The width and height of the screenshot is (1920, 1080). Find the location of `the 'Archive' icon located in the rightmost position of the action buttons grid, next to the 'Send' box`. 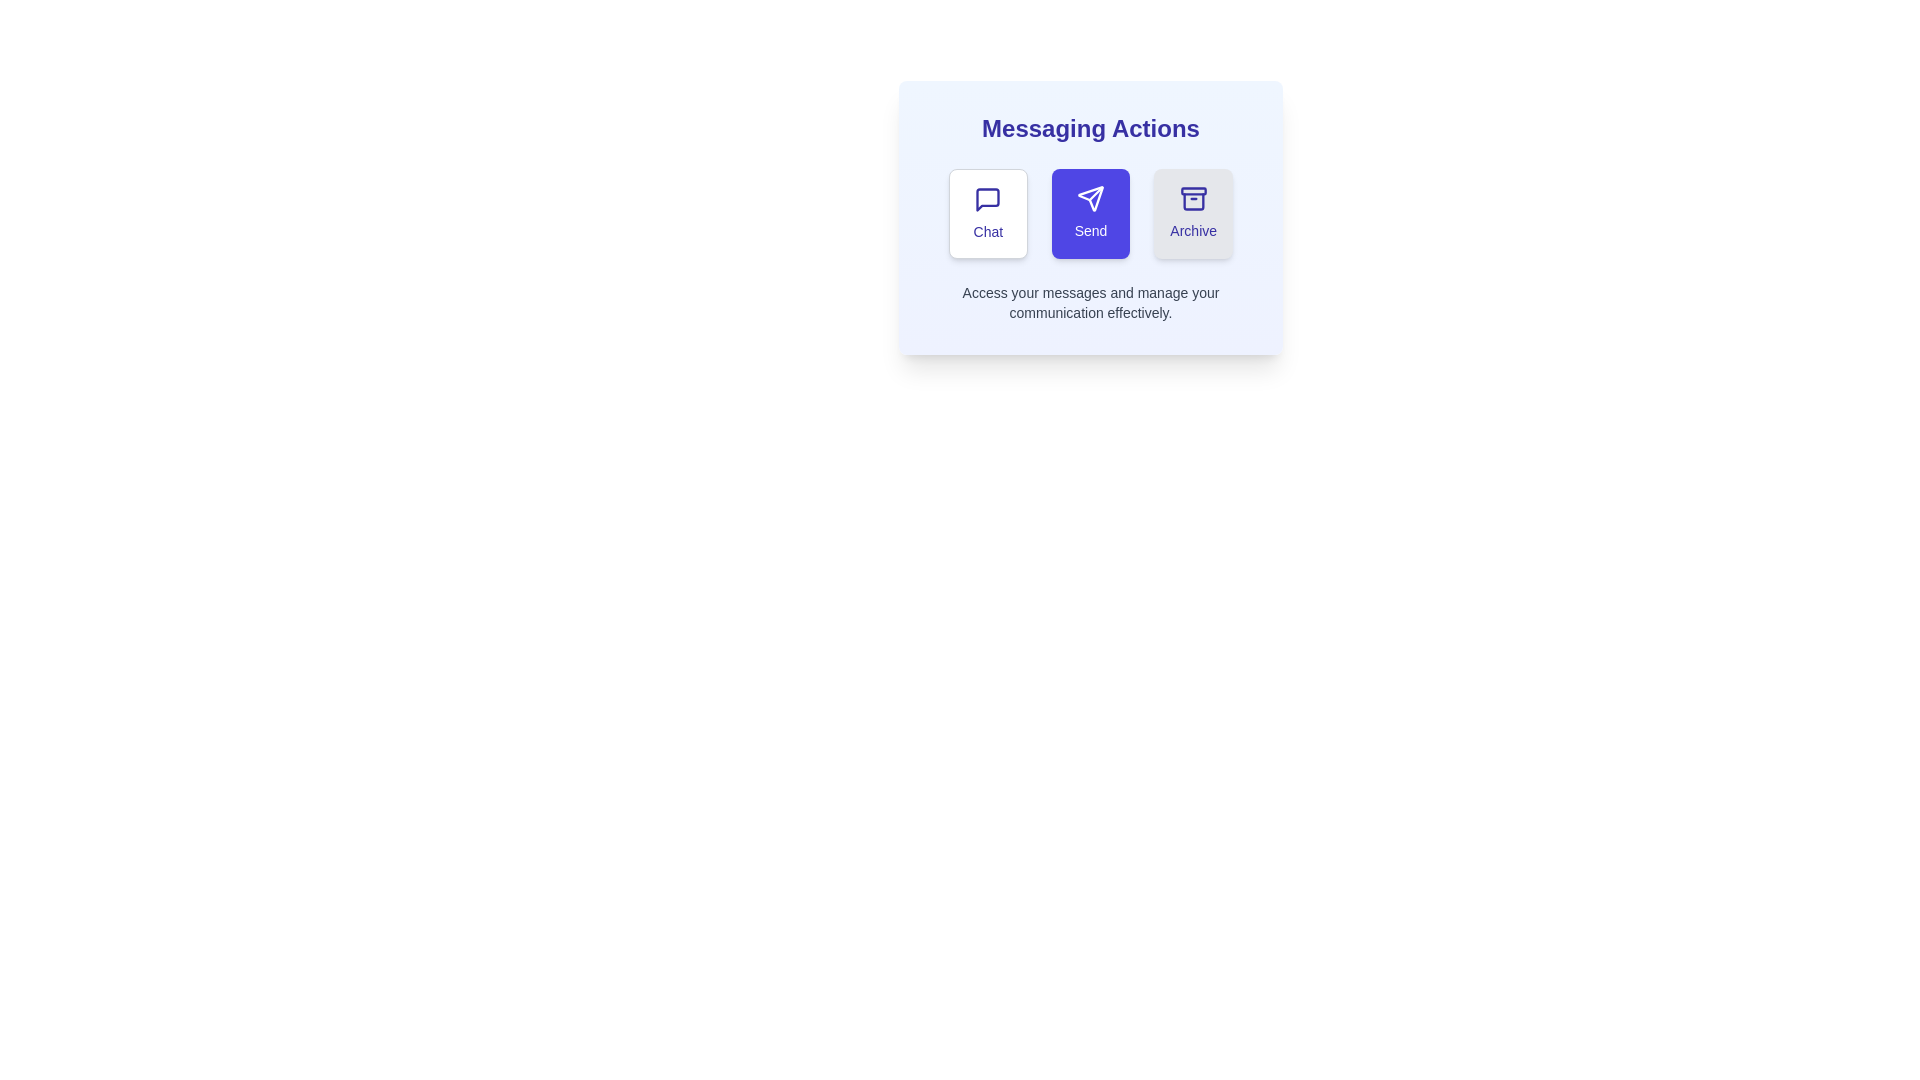

the 'Archive' icon located in the rightmost position of the action buttons grid, next to the 'Send' box is located at coordinates (1193, 199).